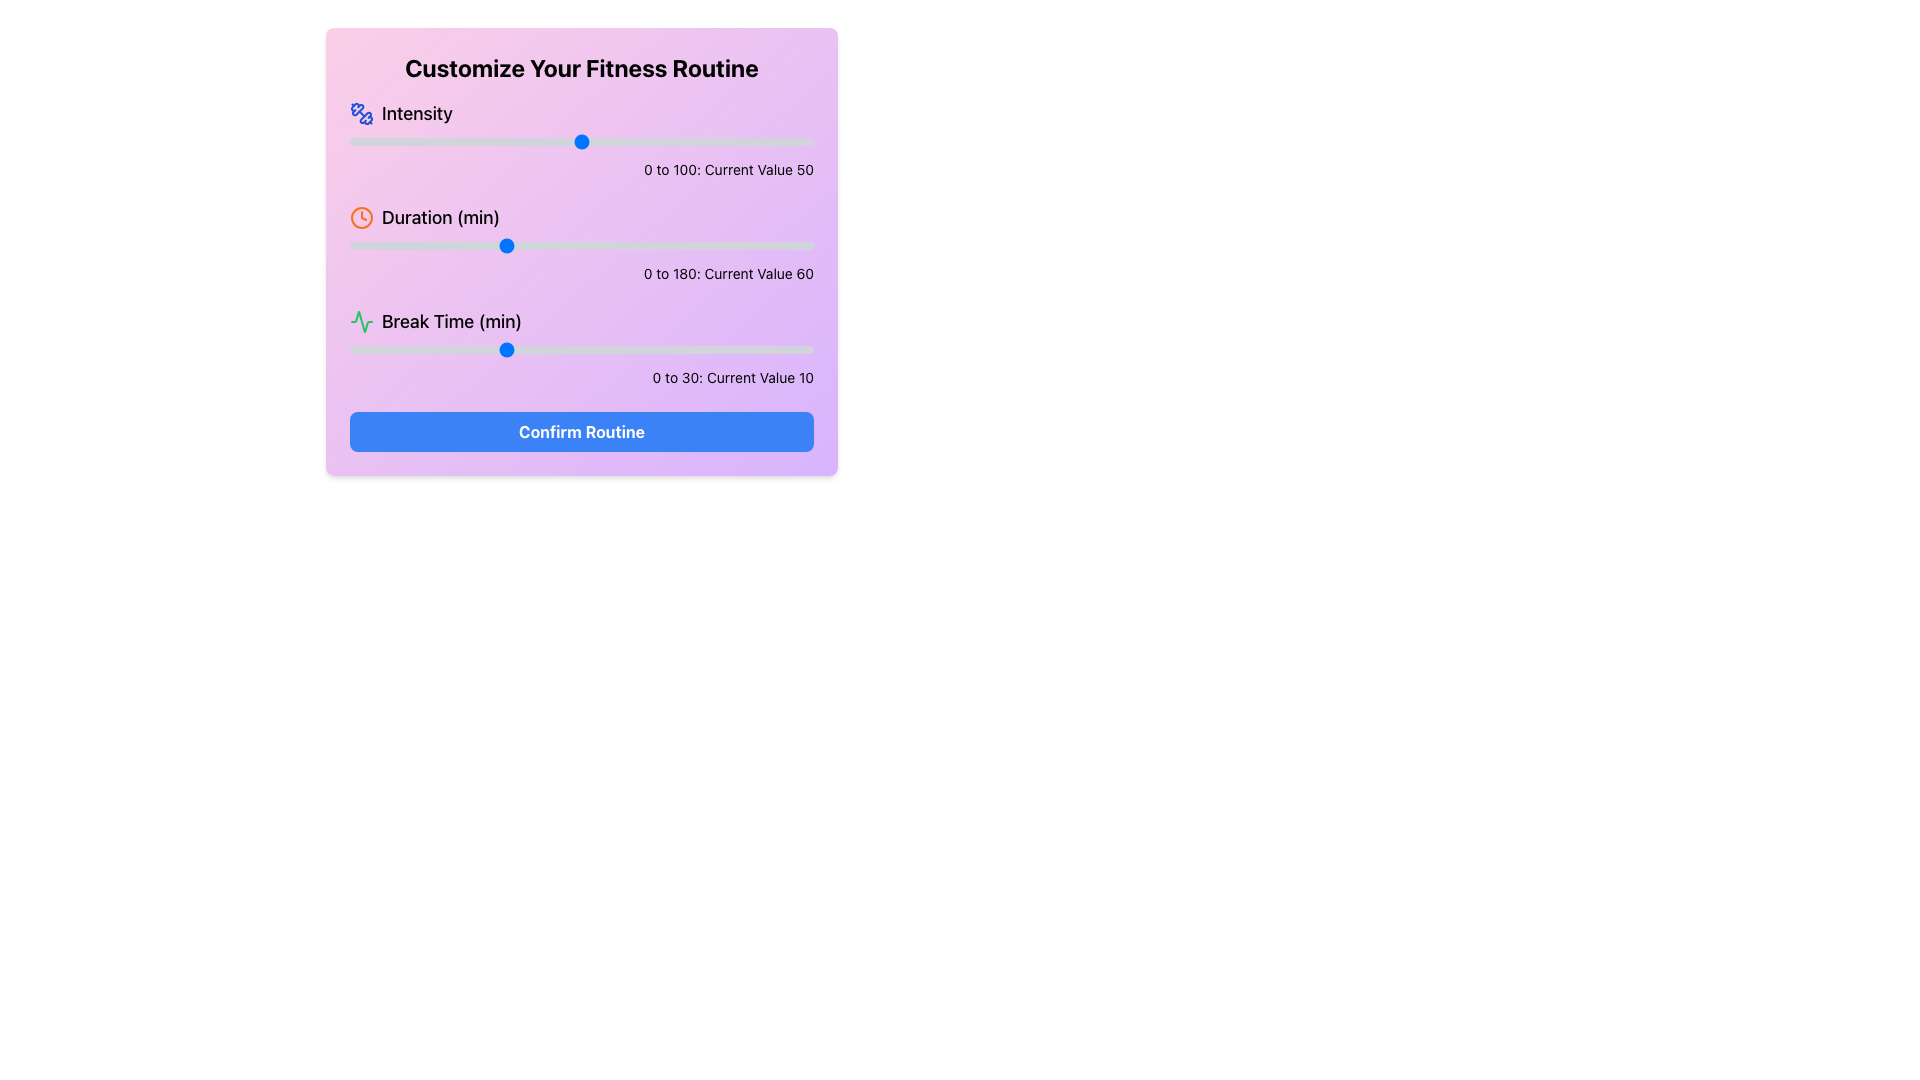 The width and height of the screenshot is (1920, 1080). Describe the element at coordinates (580, 431) in the screenshot. I see `the 'Confirm Routine' button, which has a blue background and white text, located at the bottom of the 'Customize Your Fitness Routine' section` at that location.